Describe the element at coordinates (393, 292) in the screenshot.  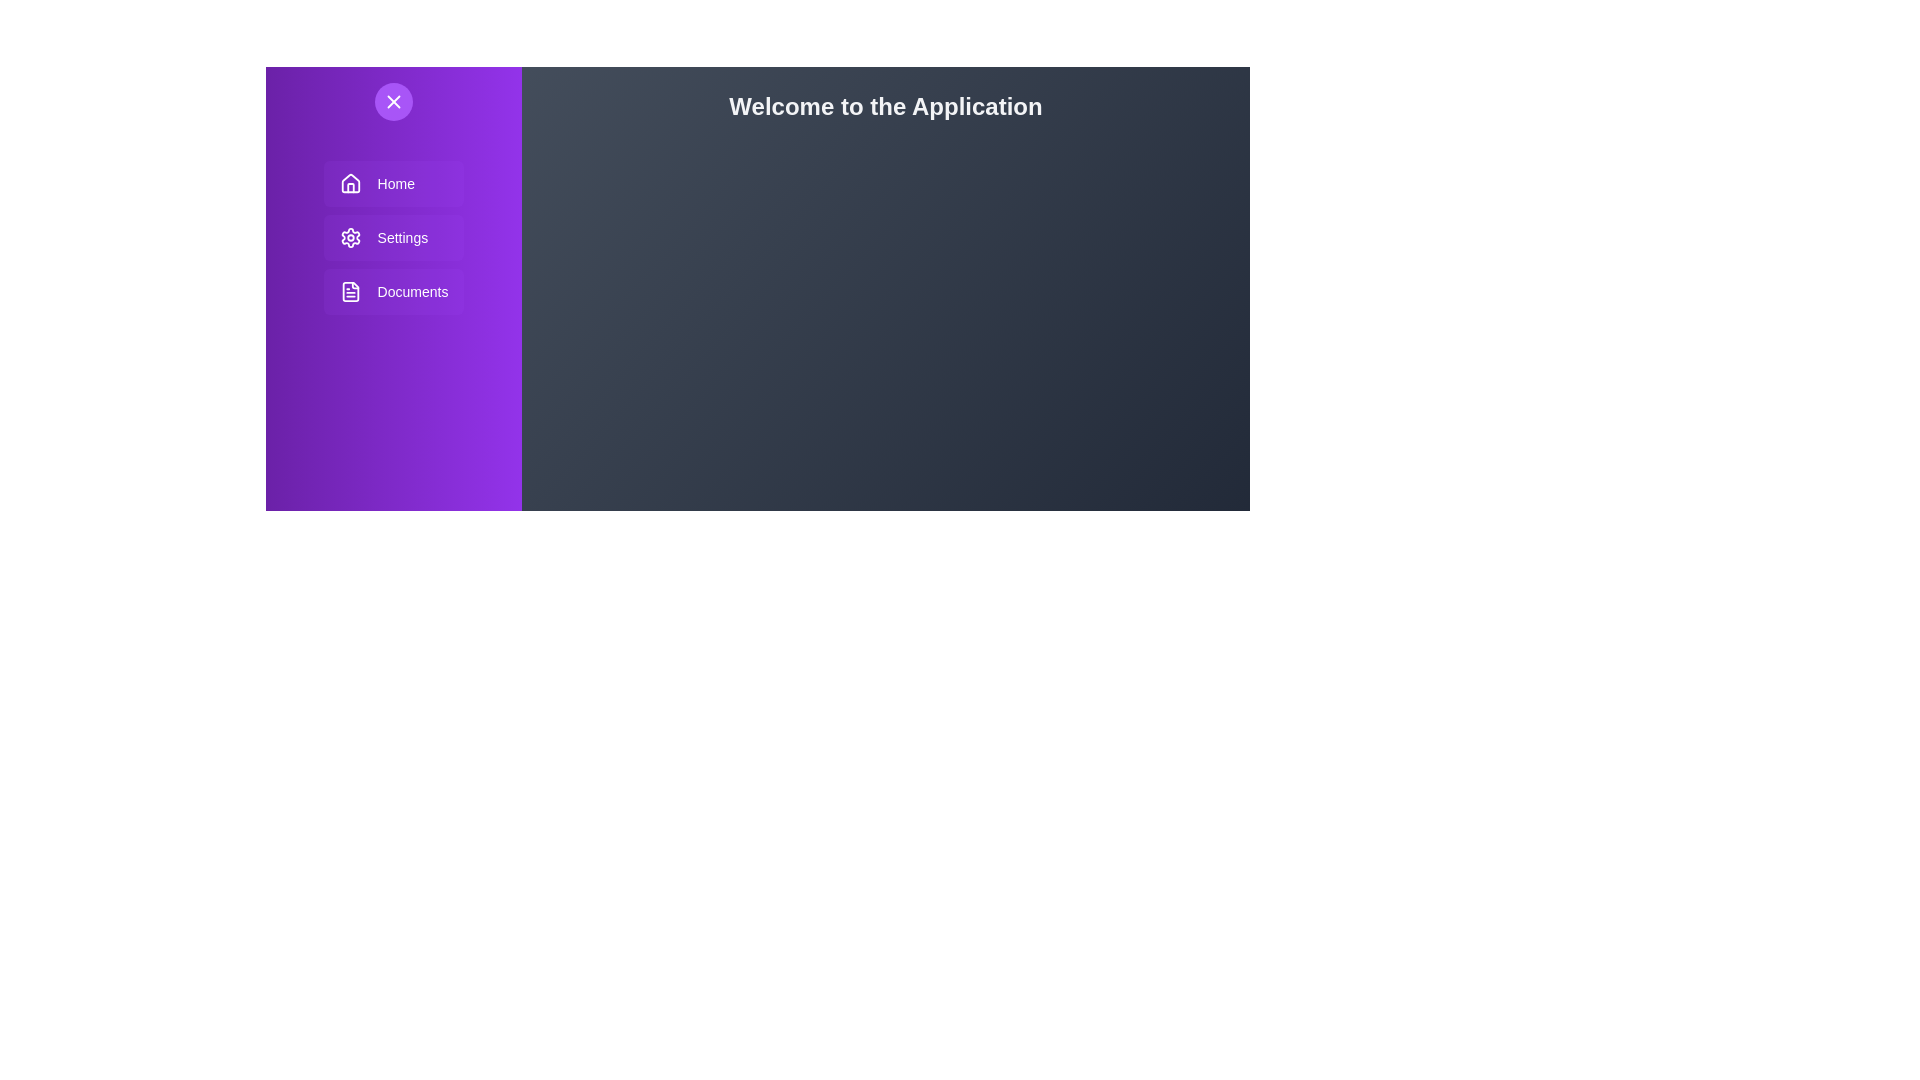
I see `the sidebar menu item Documents` at that location.